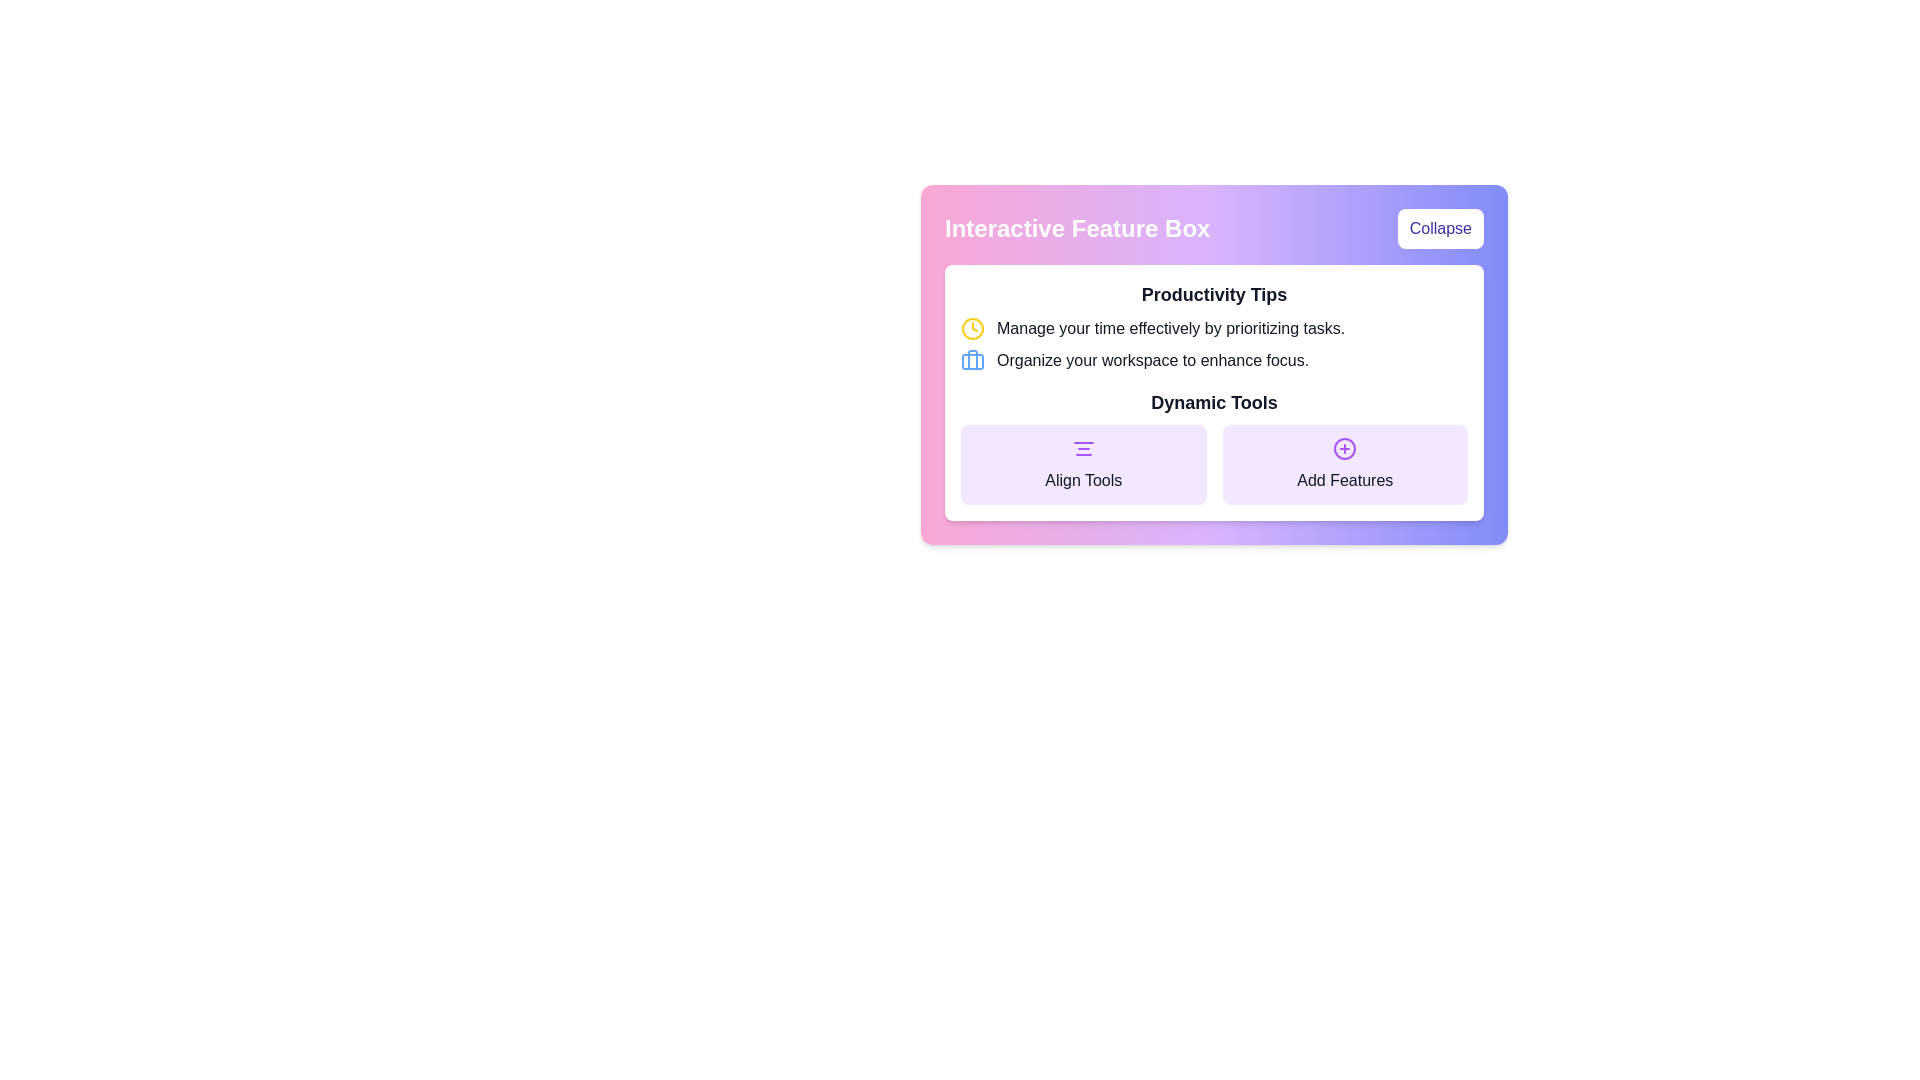  Describe the element at coordinates (973, 361) in the screenshot. I see `the blue-shaded briefcase icon located in the 'Productivity Tips' section, aligned with the text 'Organize your workspace to enhance focus.' to trigger a tooltip` at that location.